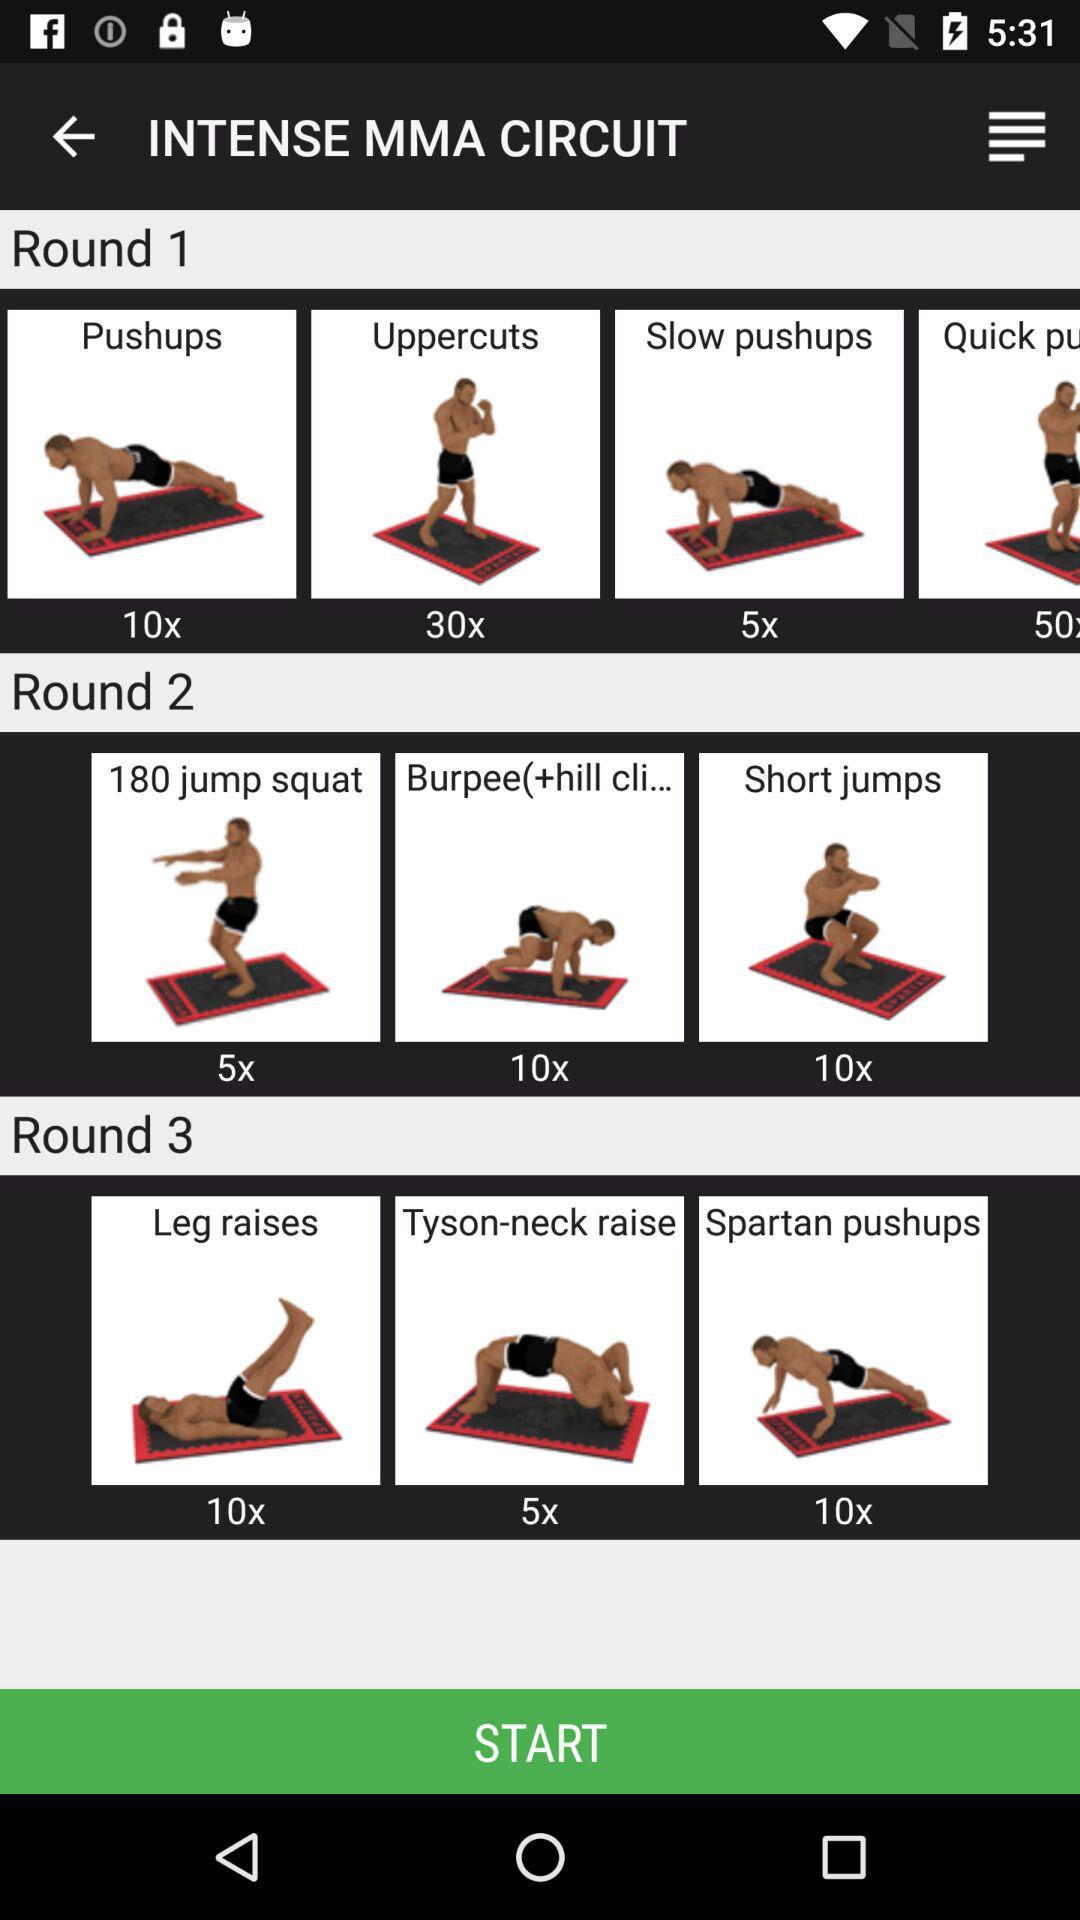 The width and height of the screenshot is (1080, 1920). I want to click on intense mma circuit 30k, so click(455, 477).